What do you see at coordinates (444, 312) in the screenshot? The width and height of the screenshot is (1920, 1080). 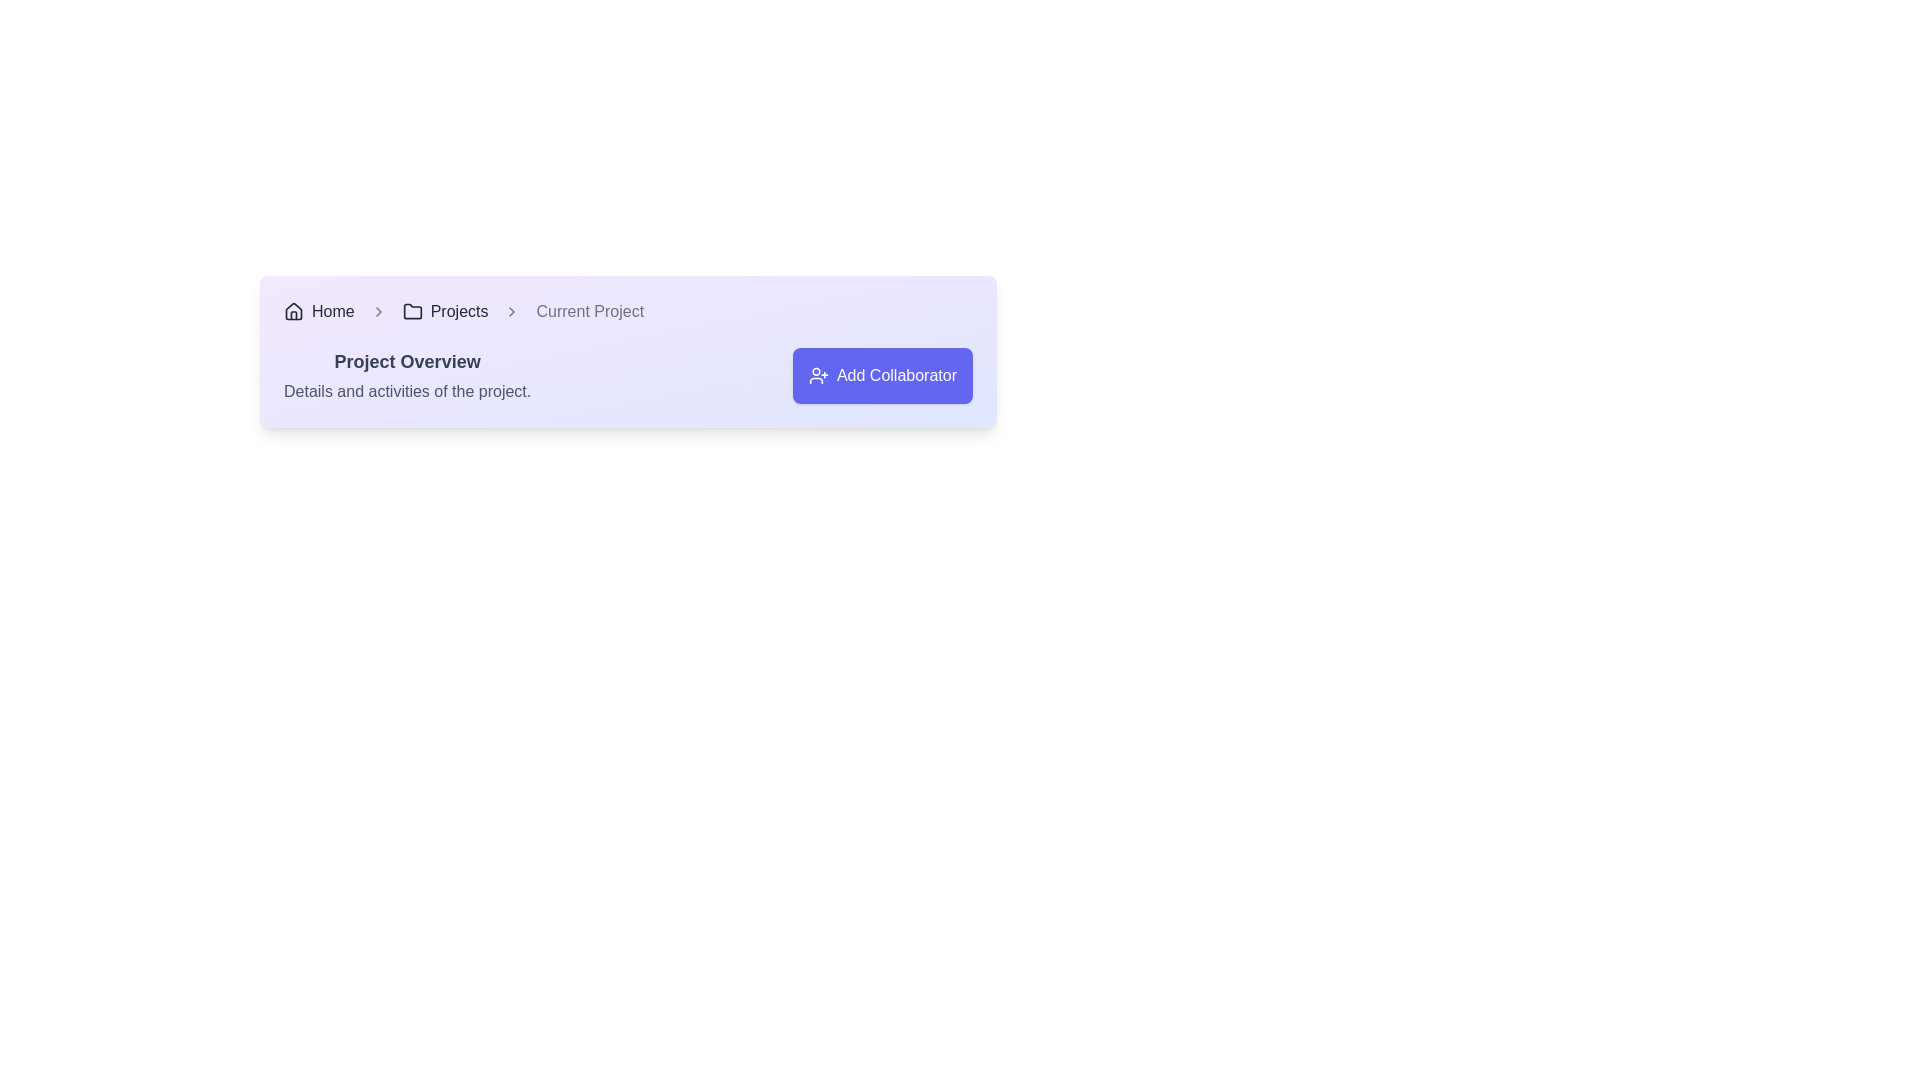 I see `the Breadcrumb link for 'Projects'` at bounding box center [444, 312].